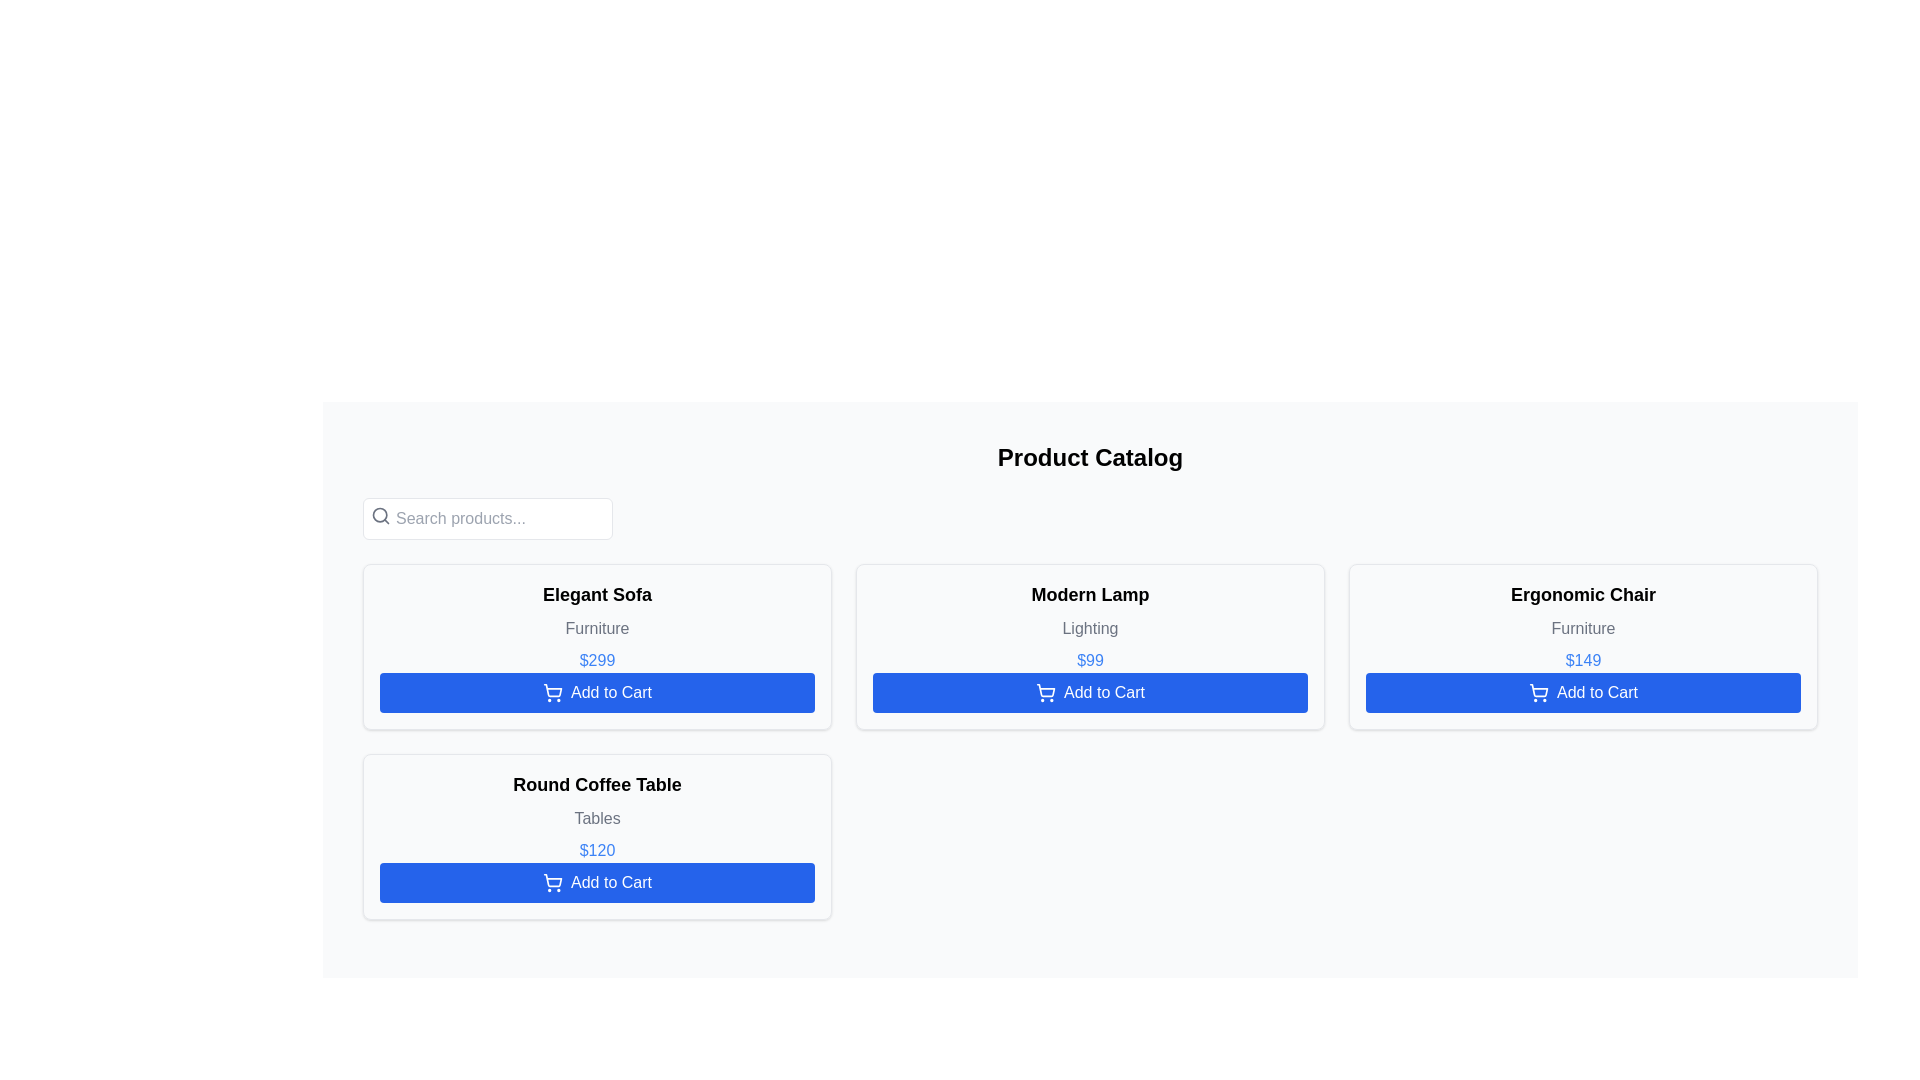  I want to click on the 'Add to Cart' icon located within the blue button under the 'Round Coffee Table' product card, so click(552, 882).